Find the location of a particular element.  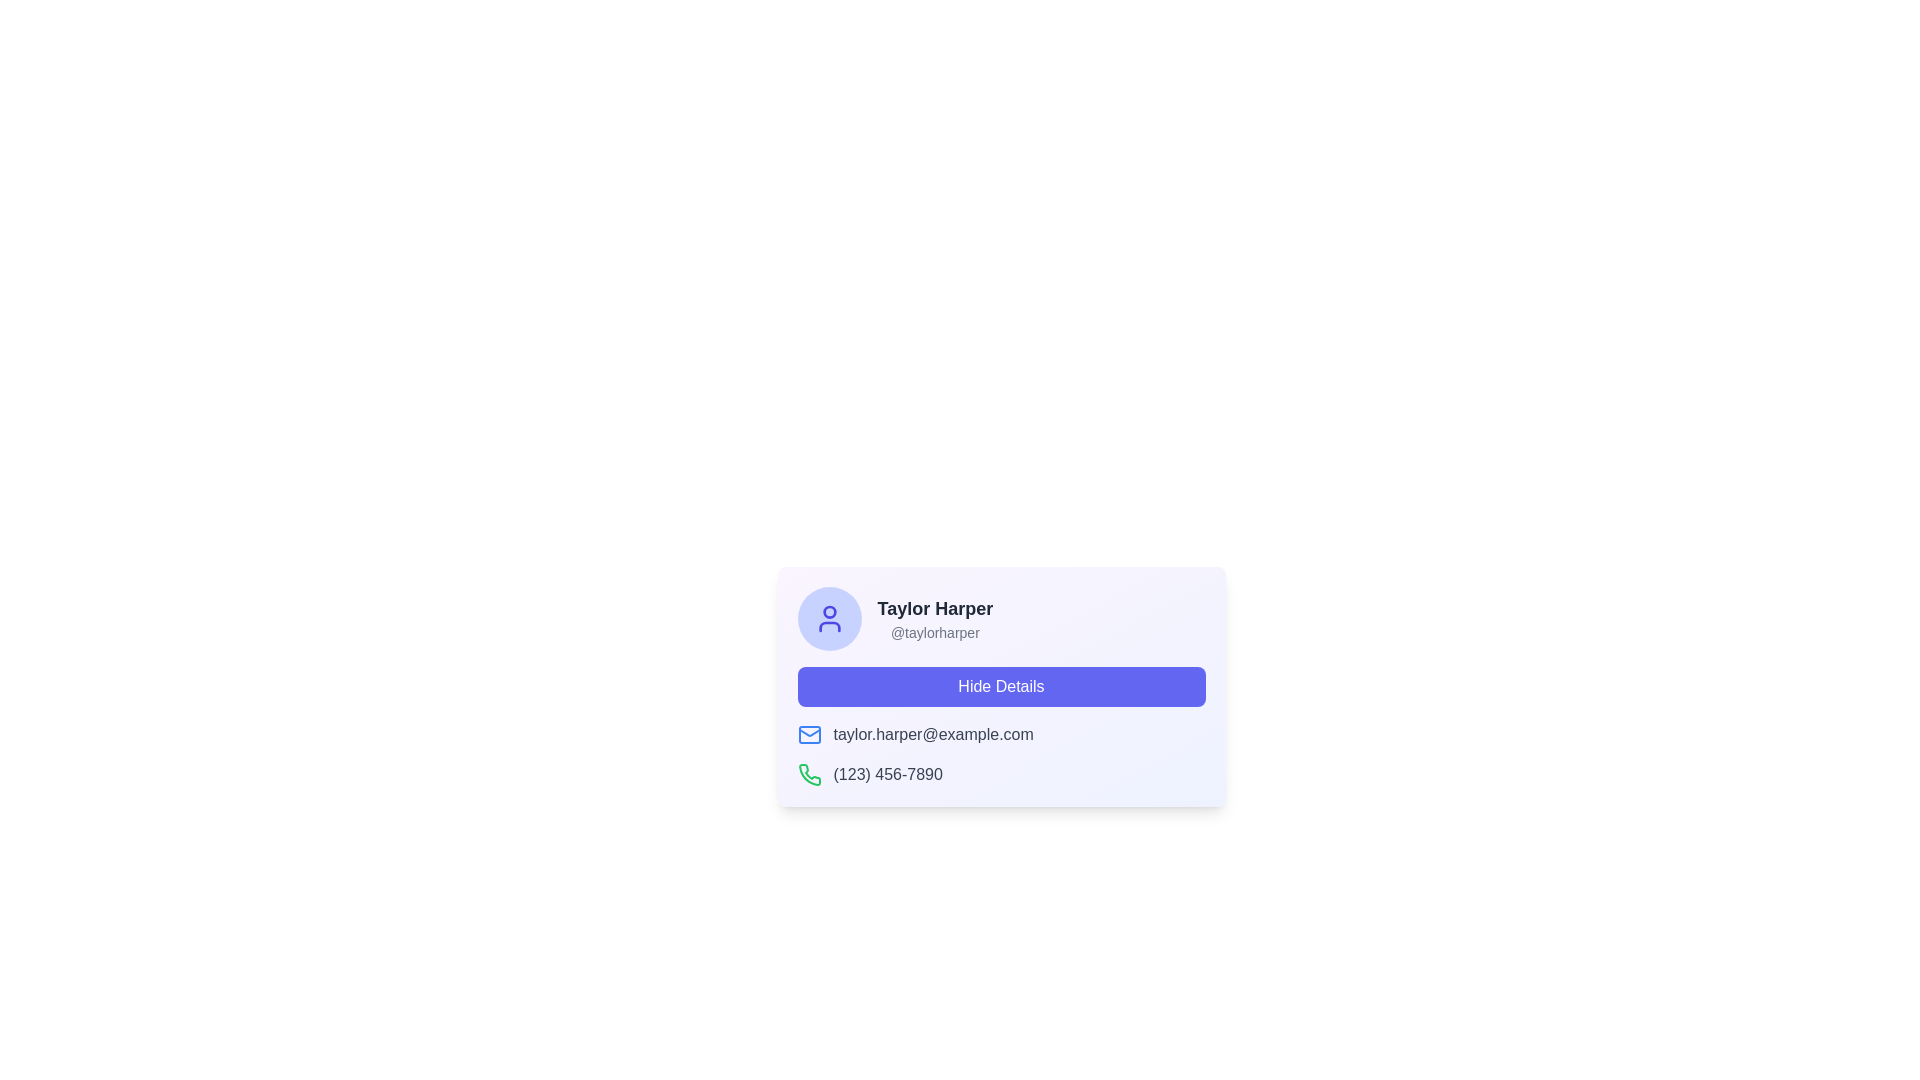

the email address display element, which shows contact details and is positioned to the right of an email icon within a horizontal grouping is located at coordinates (932, 735).